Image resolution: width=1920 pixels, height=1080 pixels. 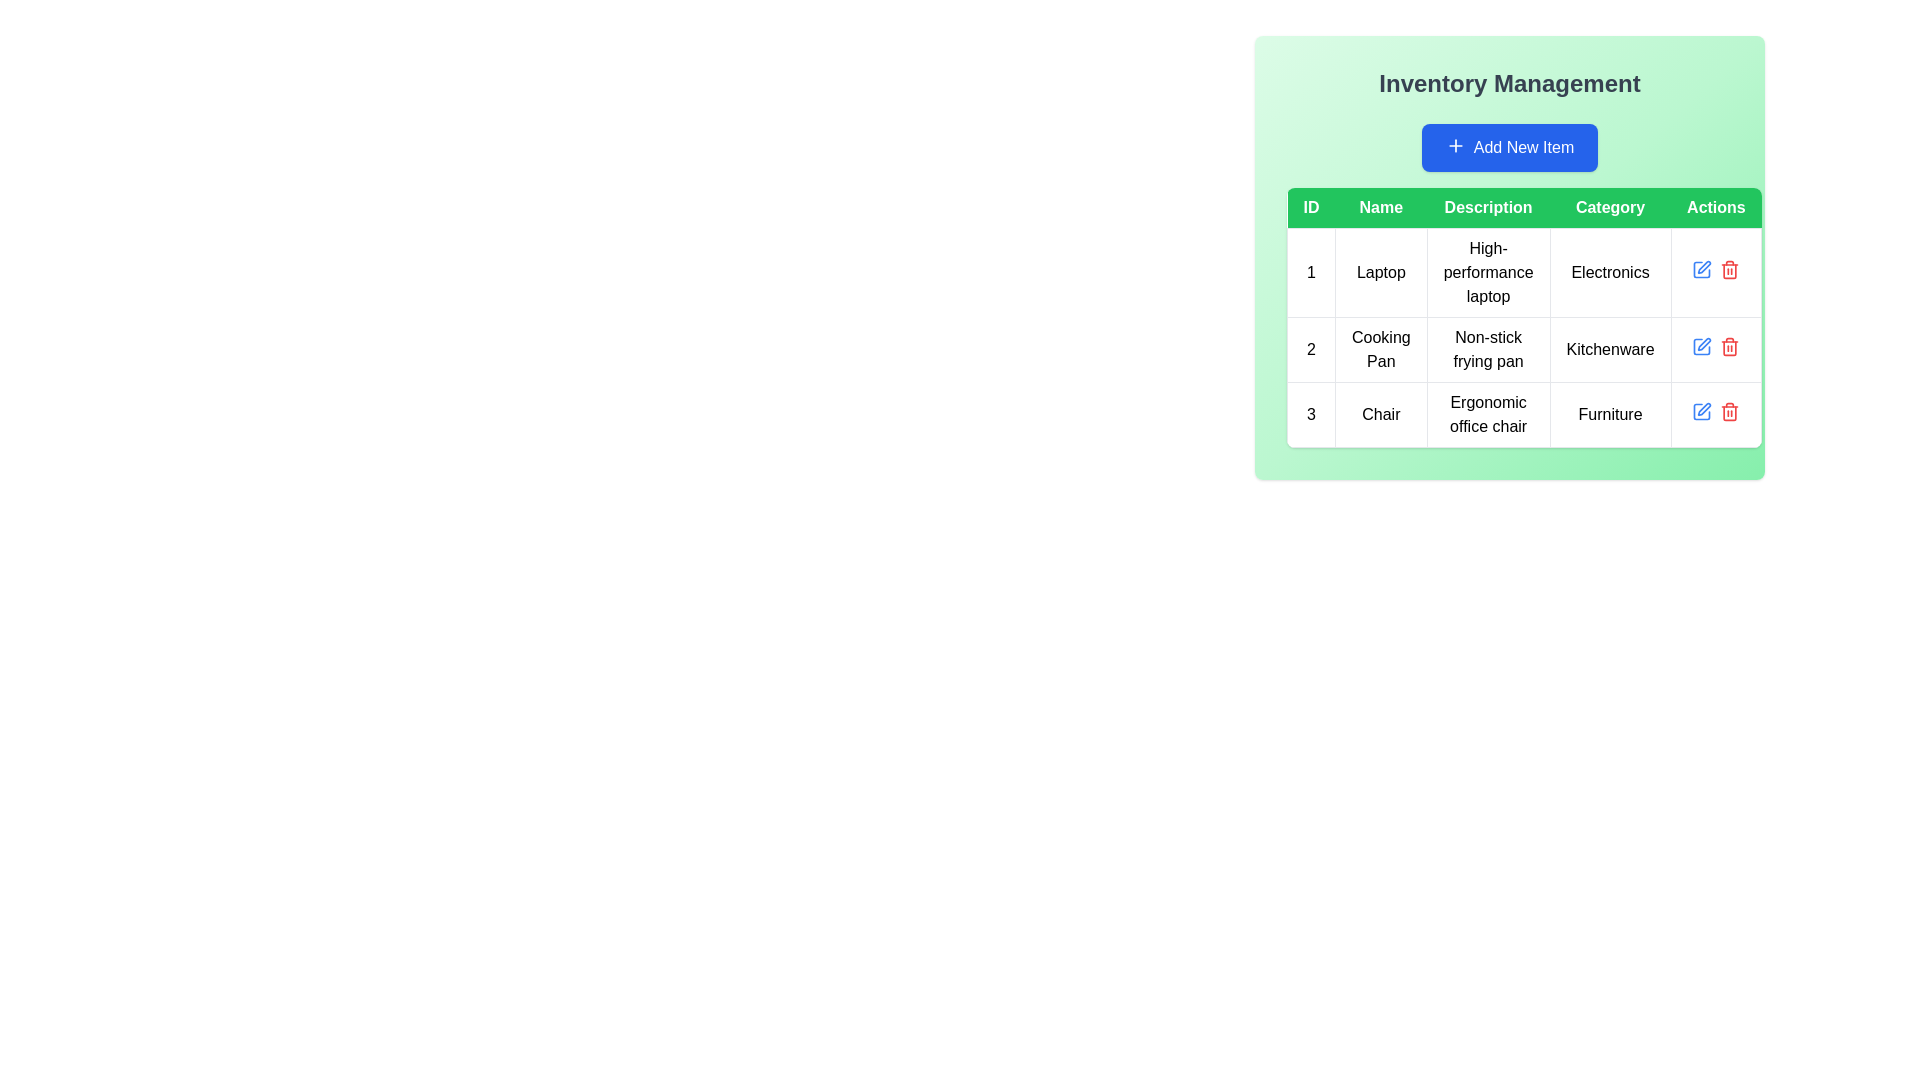 What do you see at coordinates (1701, 410) in the screenshot?
I see `the edit icon button located in the 'Actions' column of the last row in the data table to initiate editing` at bounding box center [1701, 410].